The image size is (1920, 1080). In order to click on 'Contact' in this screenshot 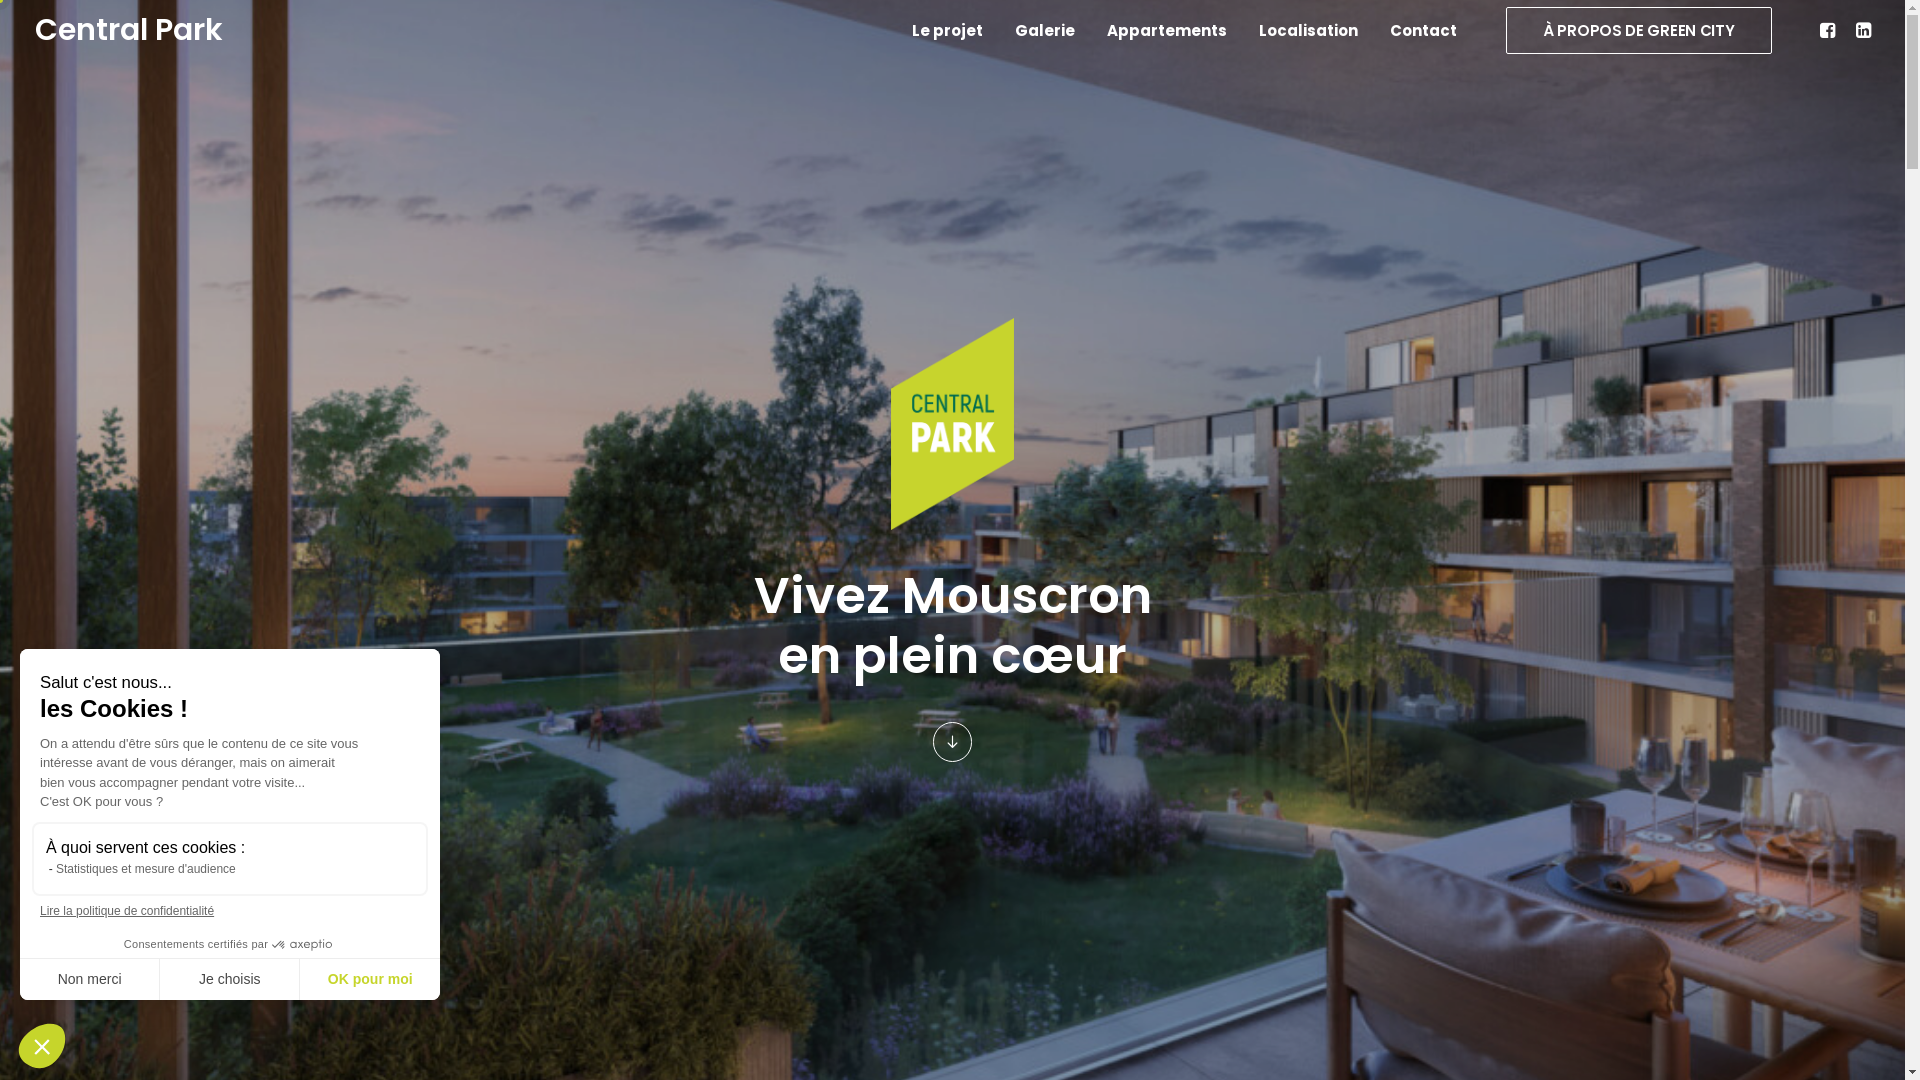, I will do `click(1415, 30)`.